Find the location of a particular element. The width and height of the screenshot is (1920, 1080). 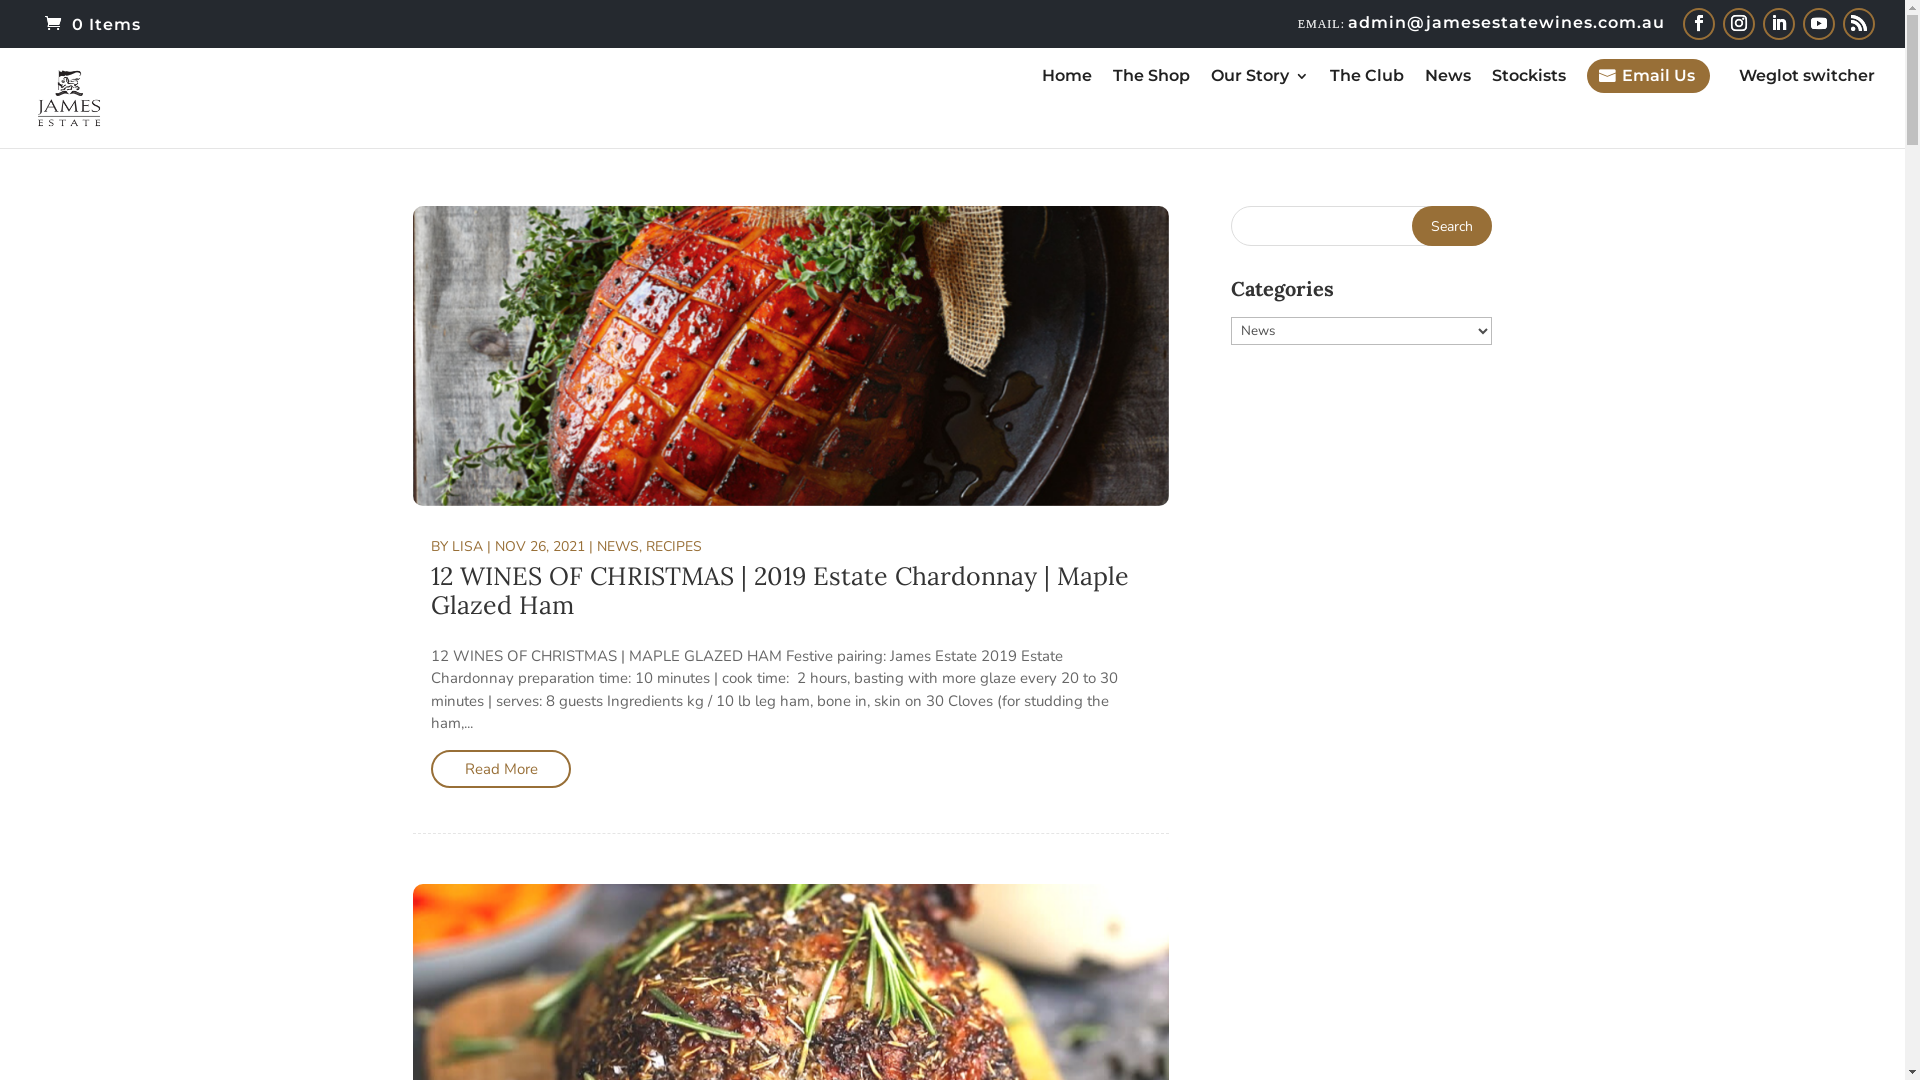

'LISA' is located at coordinates (466, 546).